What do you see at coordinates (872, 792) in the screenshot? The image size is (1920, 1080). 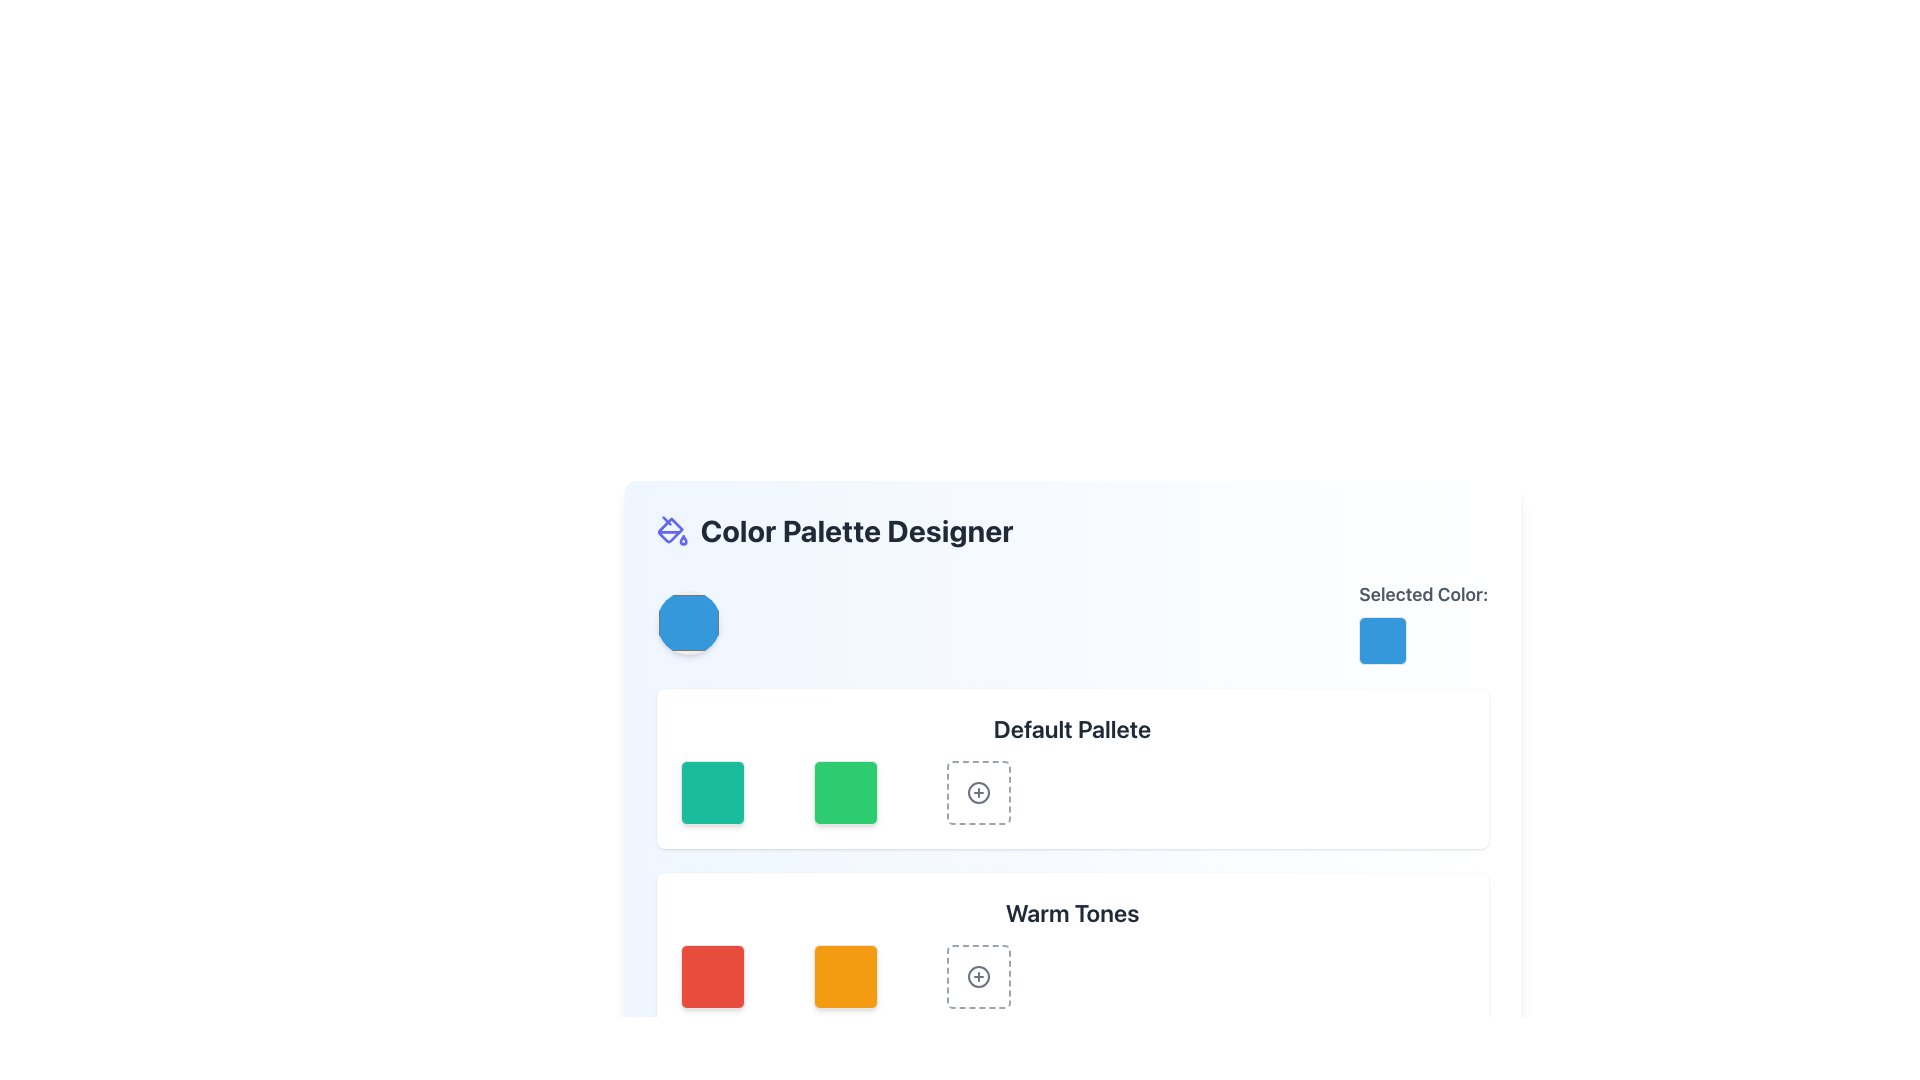 I see `the green square with rounded corners in the Default Palette section` at bounding box center [872, 792].